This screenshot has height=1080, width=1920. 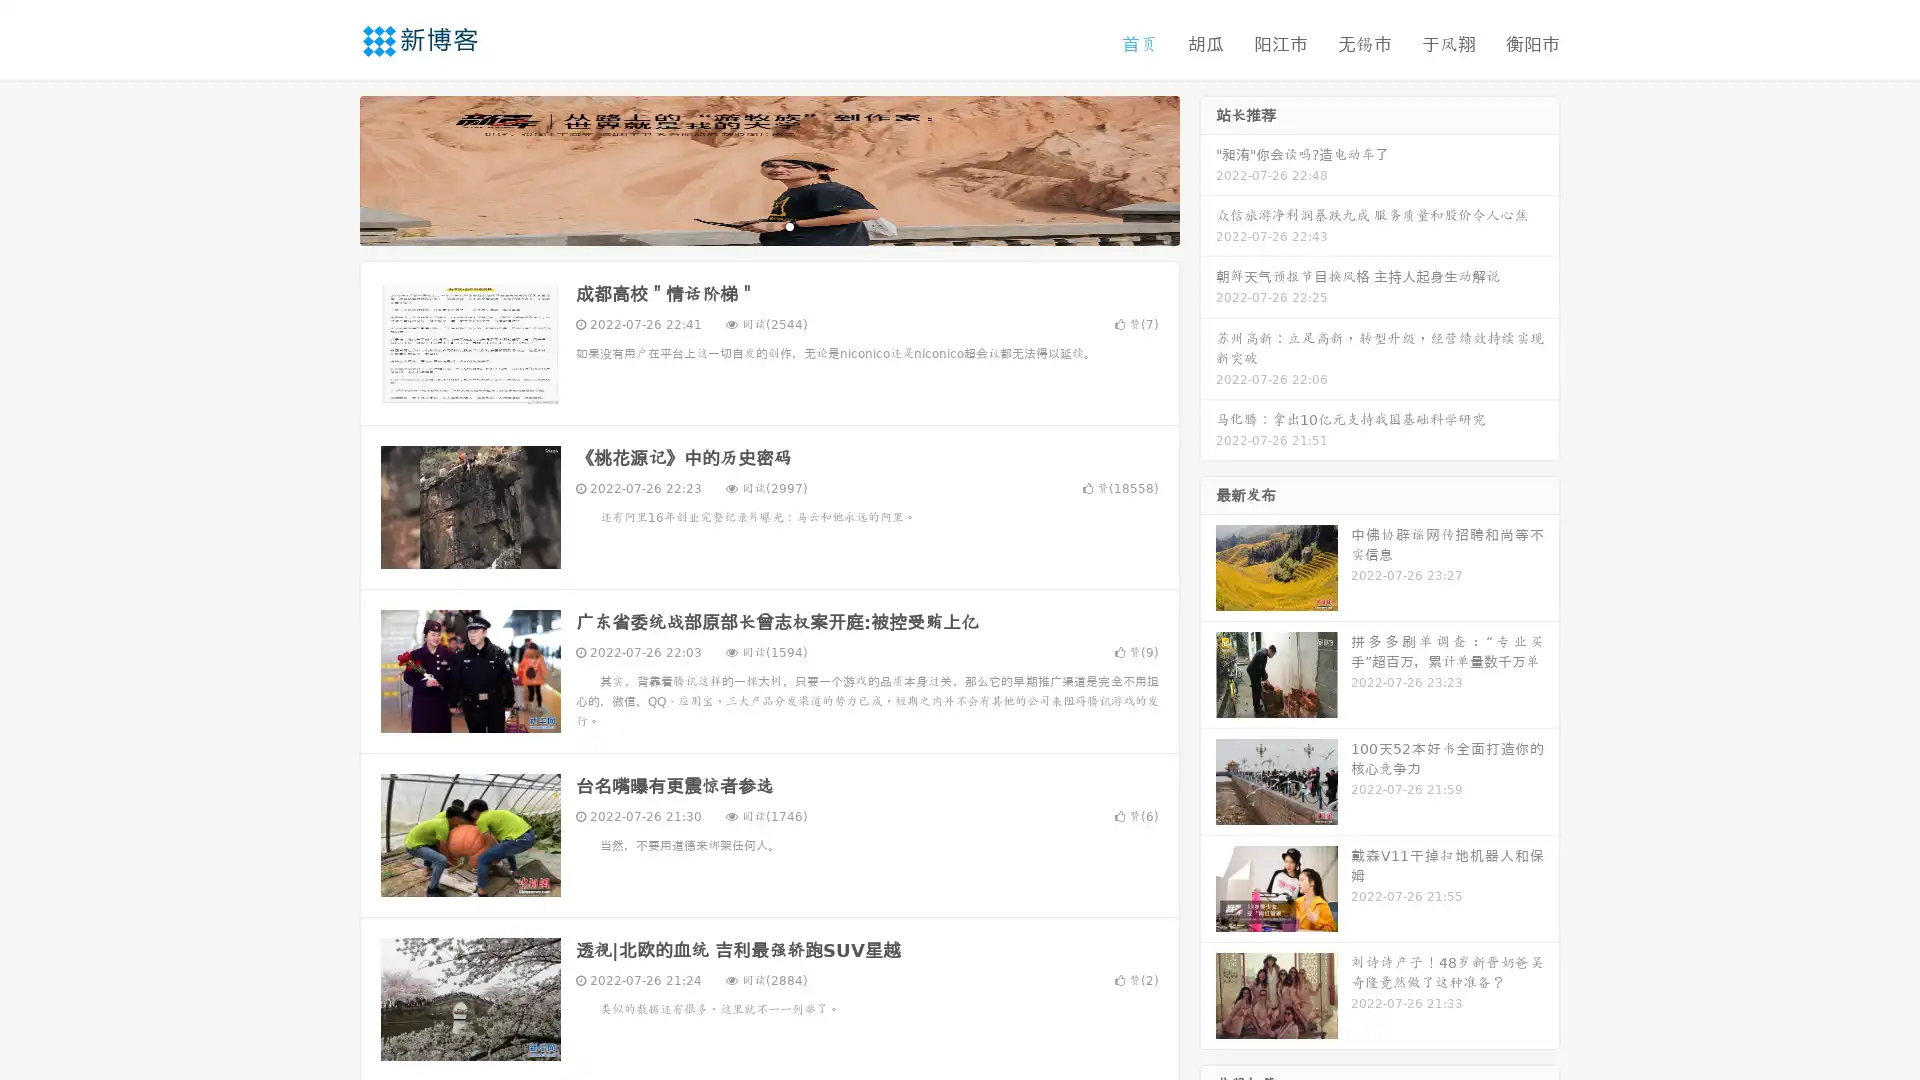 What do you see at coordinates (768, 225) in the screenshot?
I see `Go to slide 2` at bounding box center [768, 225].